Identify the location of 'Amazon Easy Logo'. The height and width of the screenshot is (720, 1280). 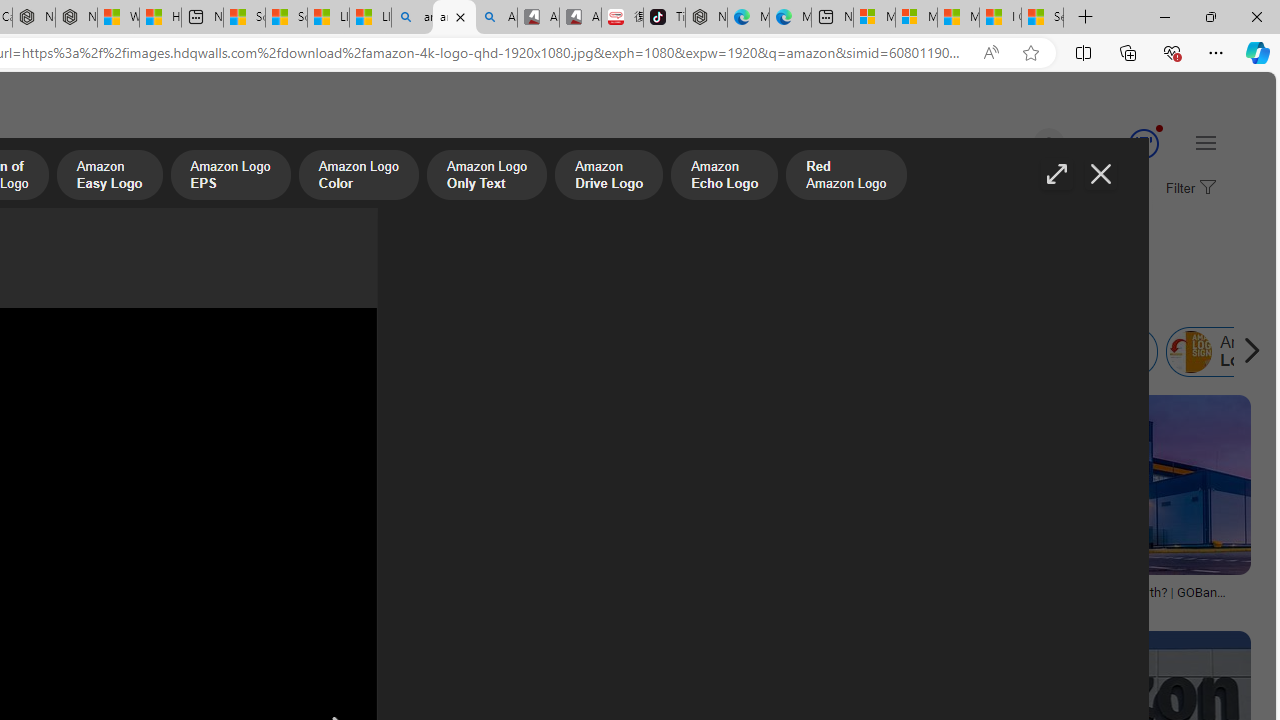
(108, 176).